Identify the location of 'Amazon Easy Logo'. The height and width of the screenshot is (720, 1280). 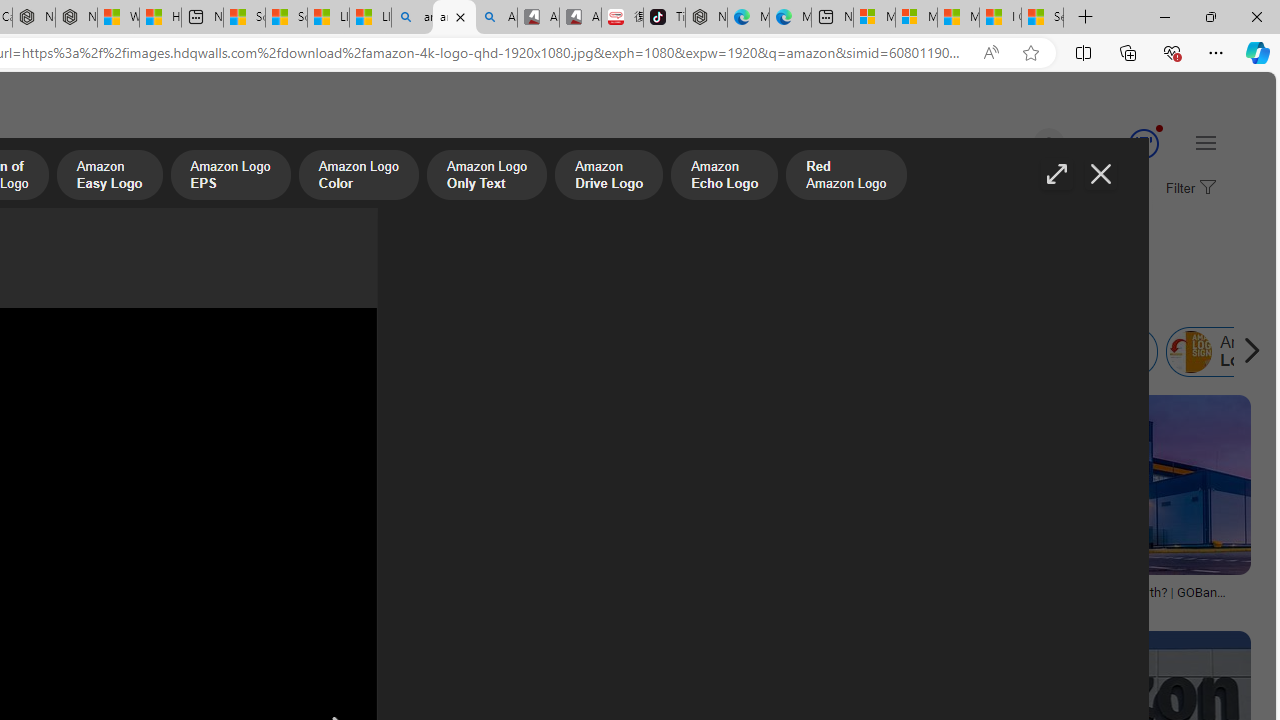
(108, 176).